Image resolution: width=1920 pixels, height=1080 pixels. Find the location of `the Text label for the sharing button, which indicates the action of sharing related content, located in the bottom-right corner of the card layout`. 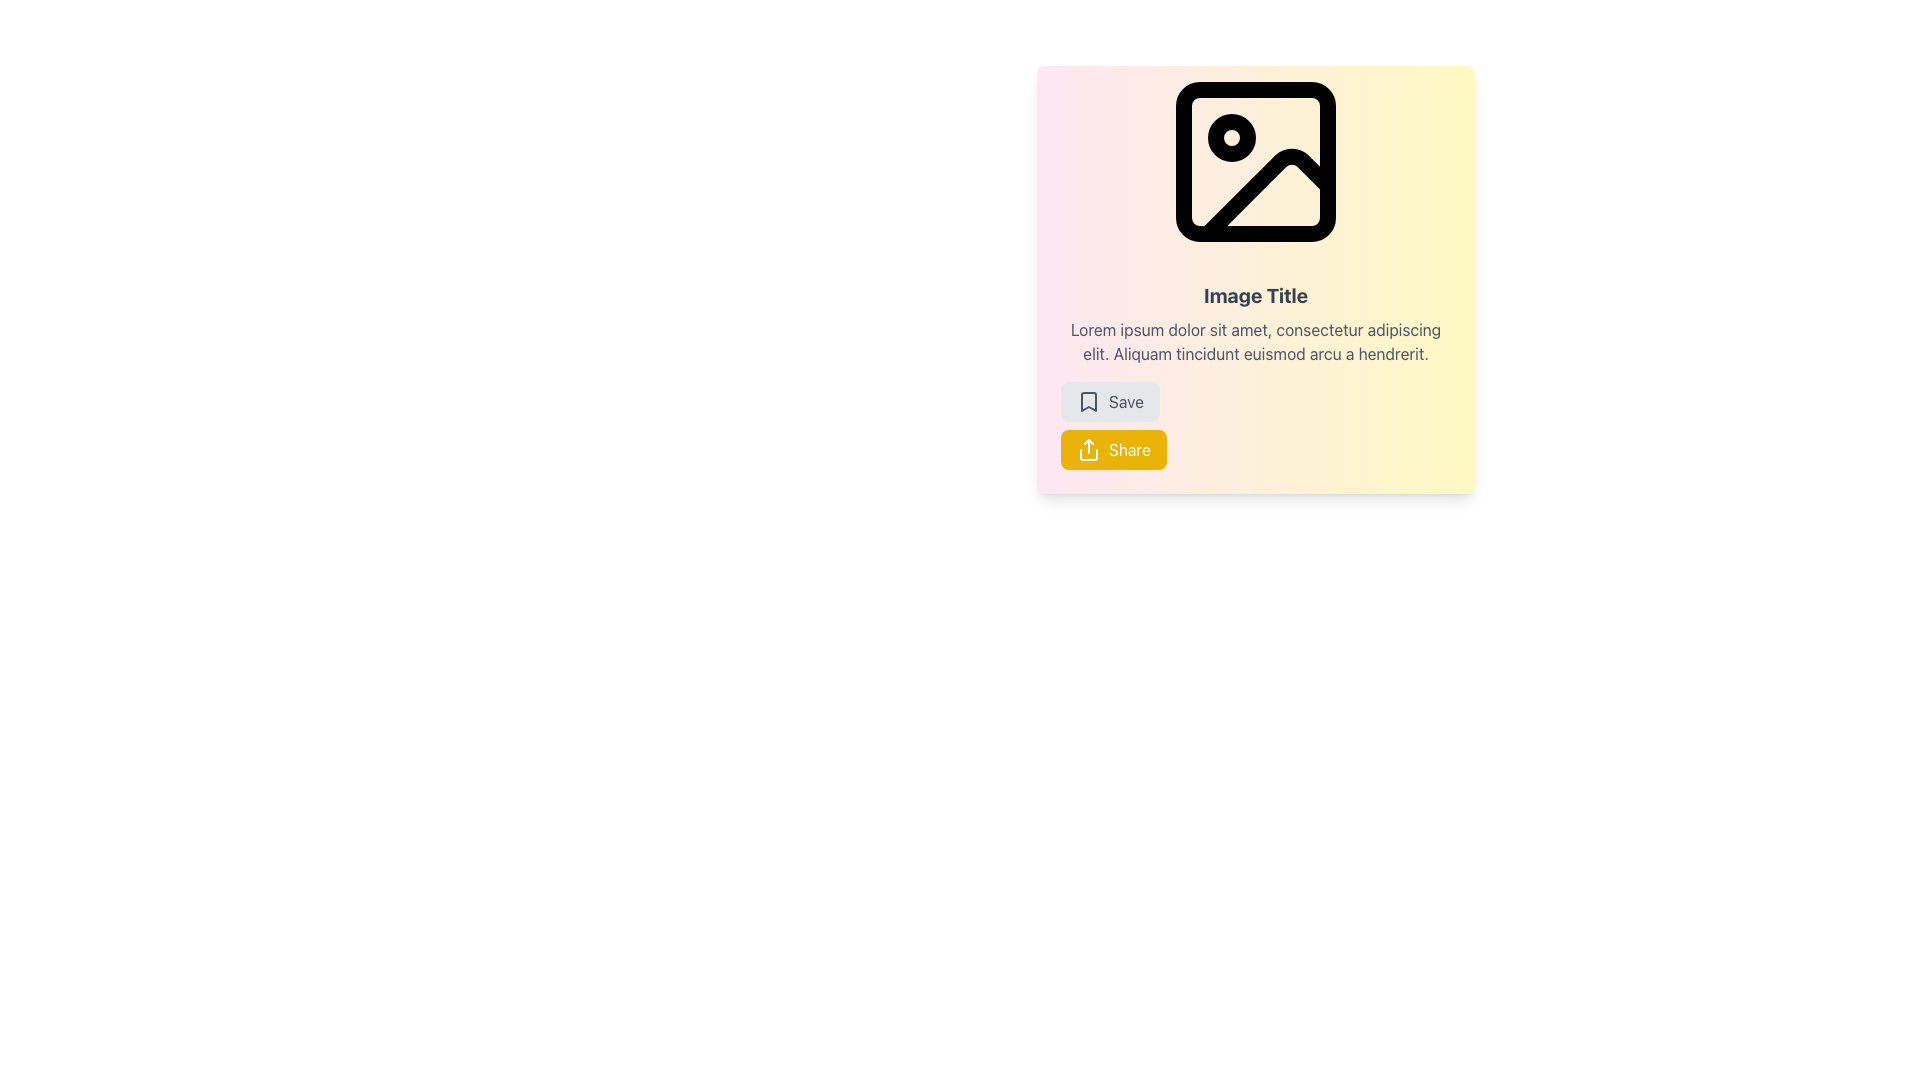

the Text label for the sharing button, which indicates the action of sharing related content, located in the bottom-right corner of the card layout is located at coordinates (1129, 450).